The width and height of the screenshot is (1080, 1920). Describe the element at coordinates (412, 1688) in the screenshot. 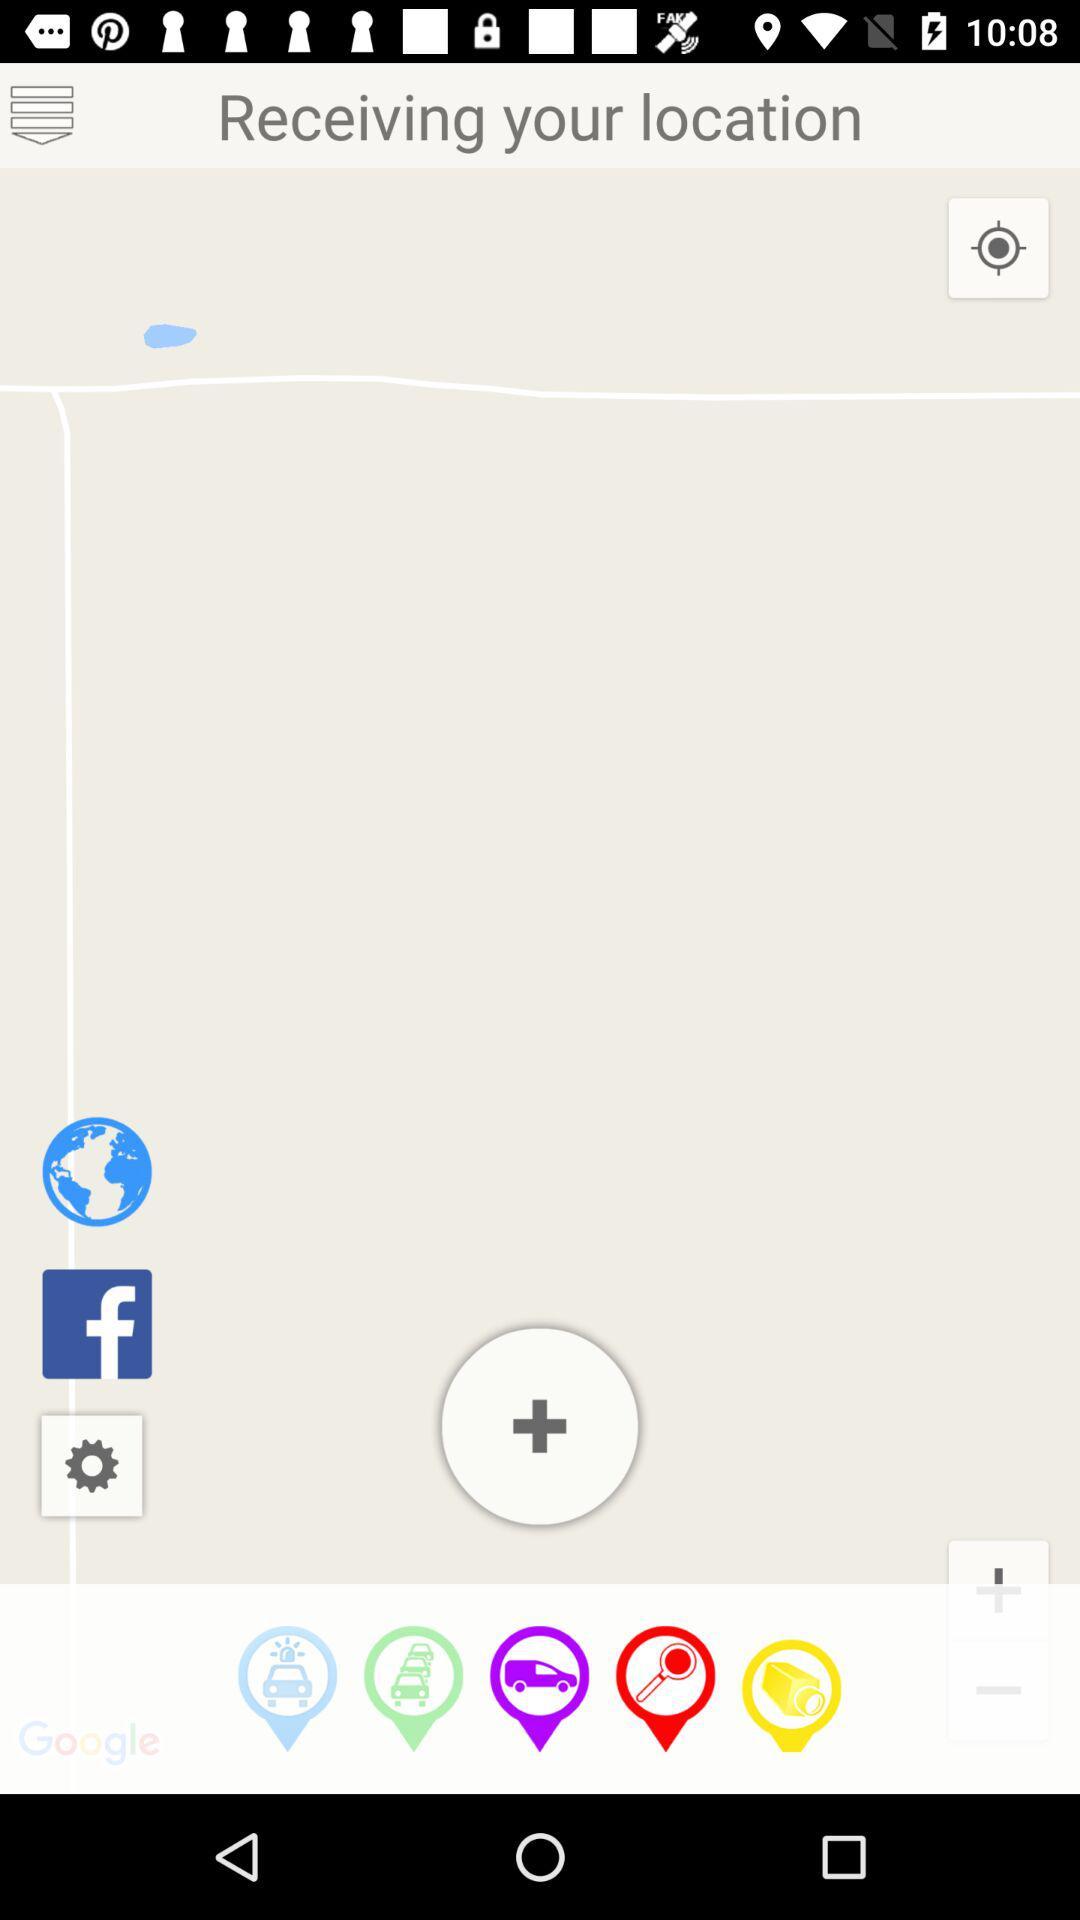

I see `get traffic information` at that location.